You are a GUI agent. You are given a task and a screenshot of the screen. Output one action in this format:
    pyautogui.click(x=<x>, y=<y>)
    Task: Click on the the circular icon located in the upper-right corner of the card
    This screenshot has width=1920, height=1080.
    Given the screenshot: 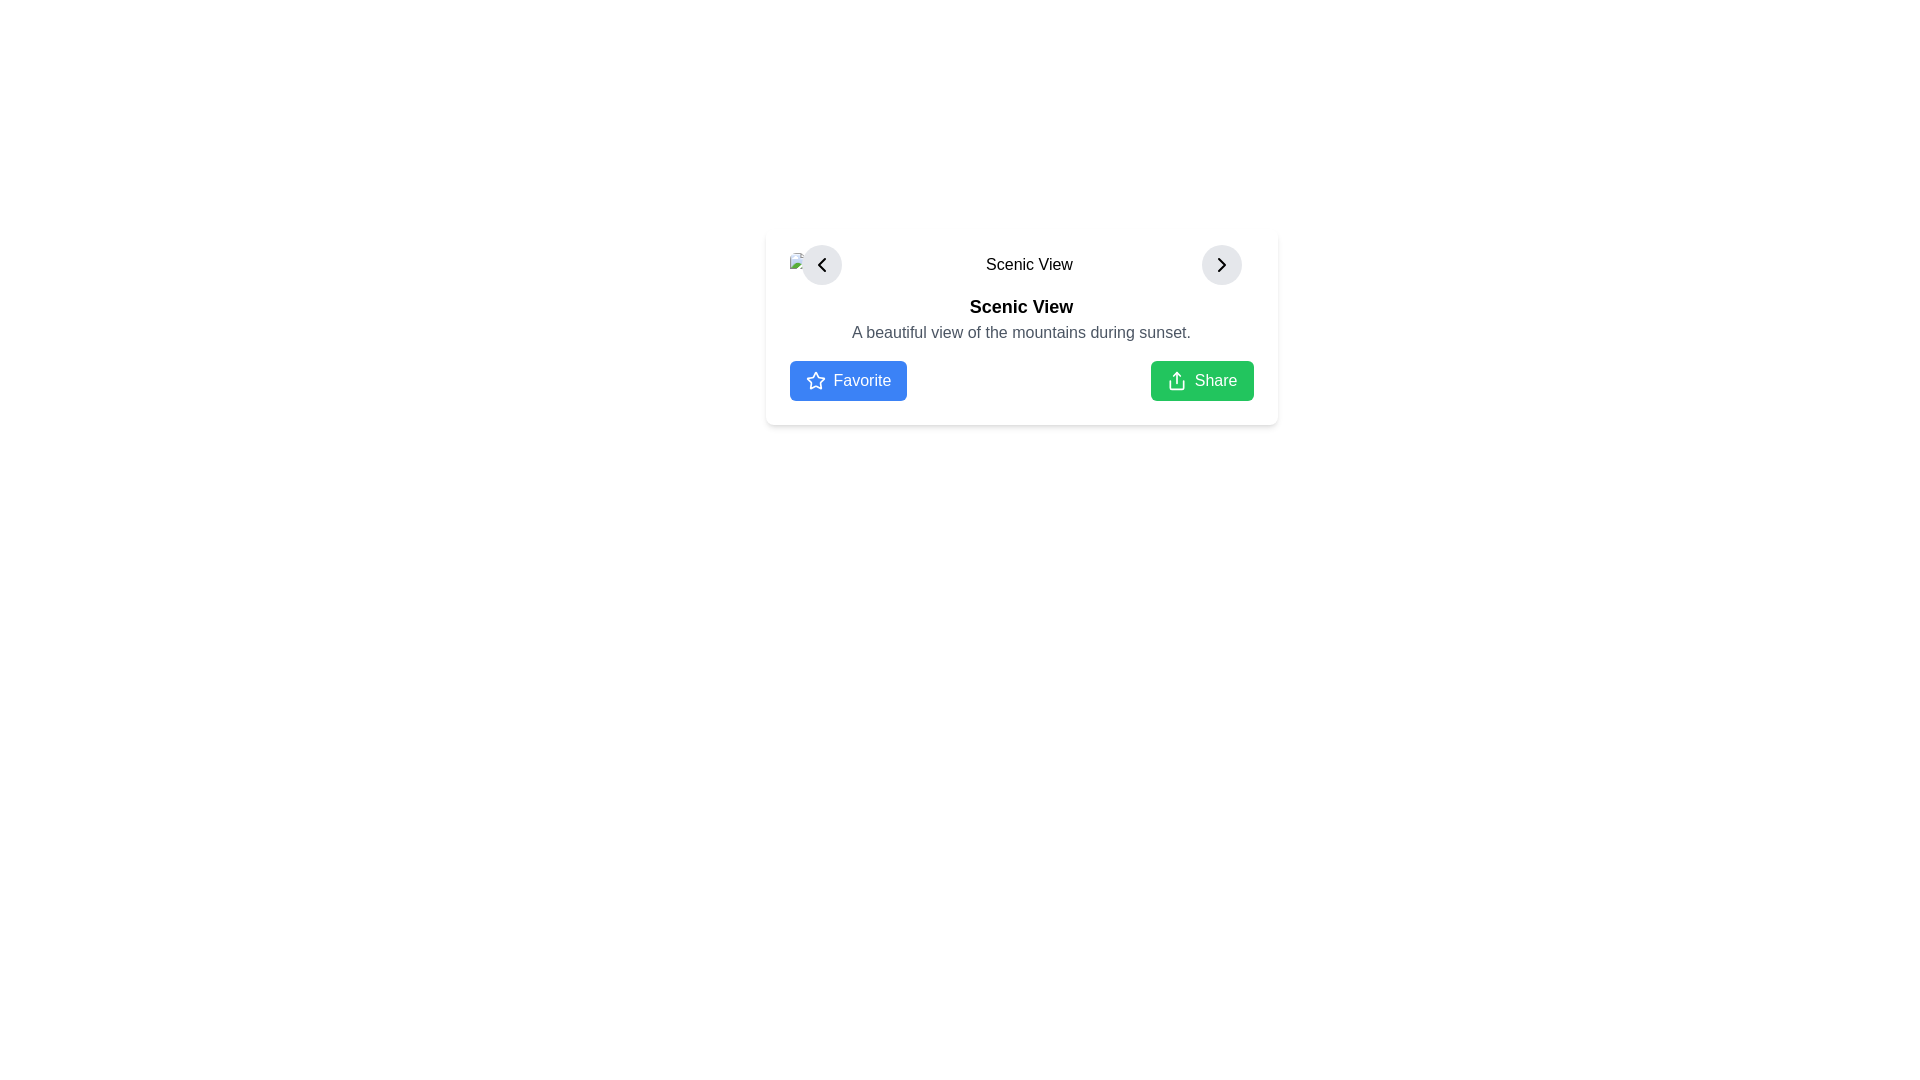 What is the action you would take?
    pyautogui.click(x=1220, y=264)
    